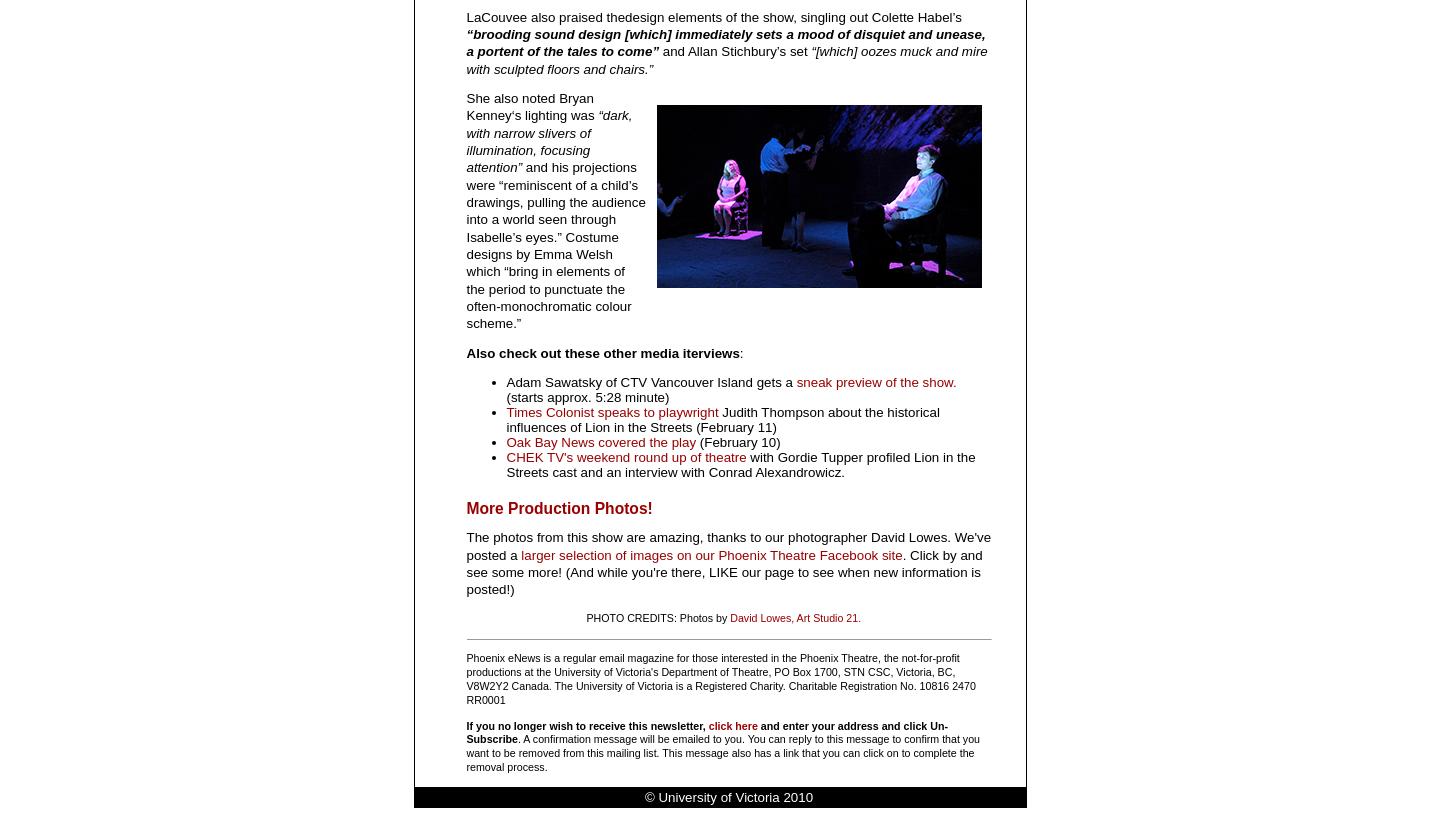 The height and width of the screenshot is (816, 1440). What do you see at coordinates (555, 244) in the screenshot?
I see `'and his projections were “reminiscent of a child’s drawings, pulling the audience into a world seen through Isabelle’s eyes.” Costume designs by Emma Welsh which “bring in elements of the period to punctuate the often-monochromatic colour scheme.”'` at bounding box center [555, 244].